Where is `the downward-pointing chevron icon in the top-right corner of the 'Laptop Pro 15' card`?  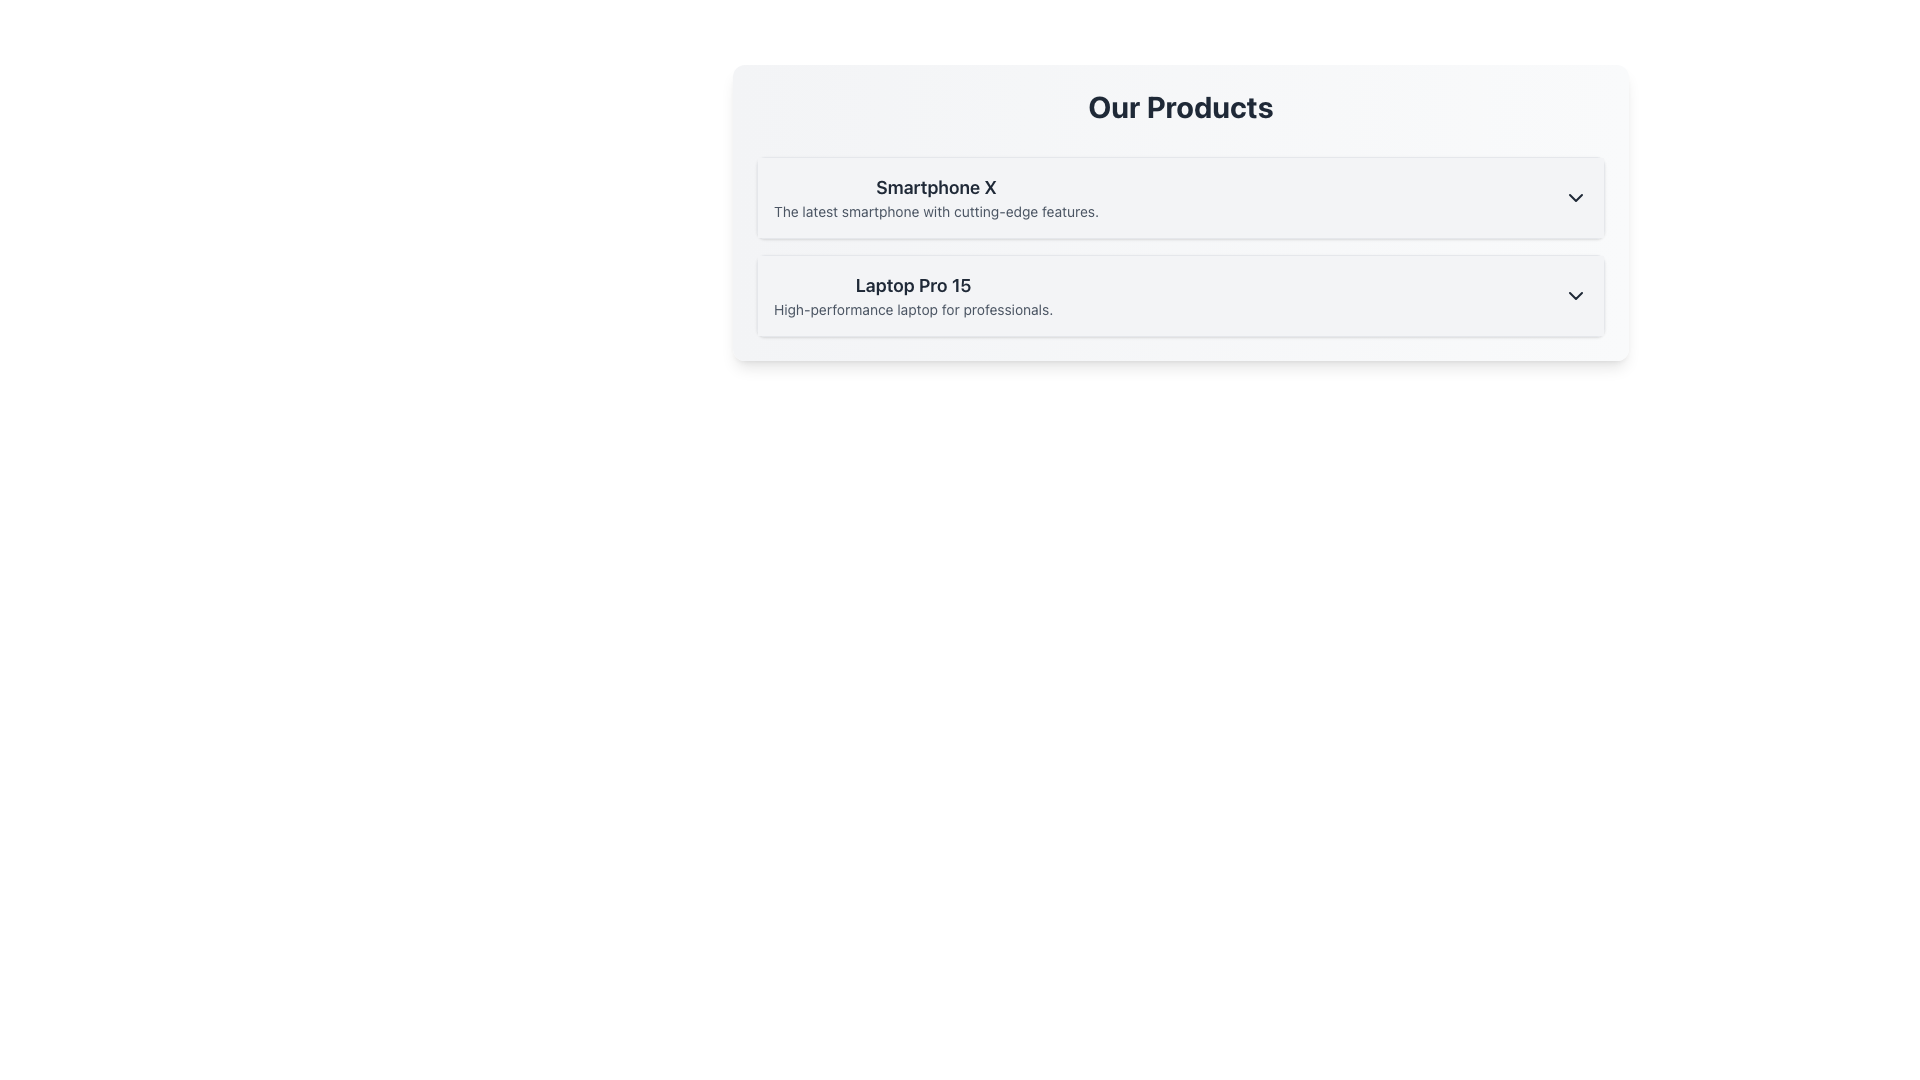 the downward-pointing chevron icon in the top-right corner of the 'Laptop Pro 15' card is located at coordinates (1574, 296).